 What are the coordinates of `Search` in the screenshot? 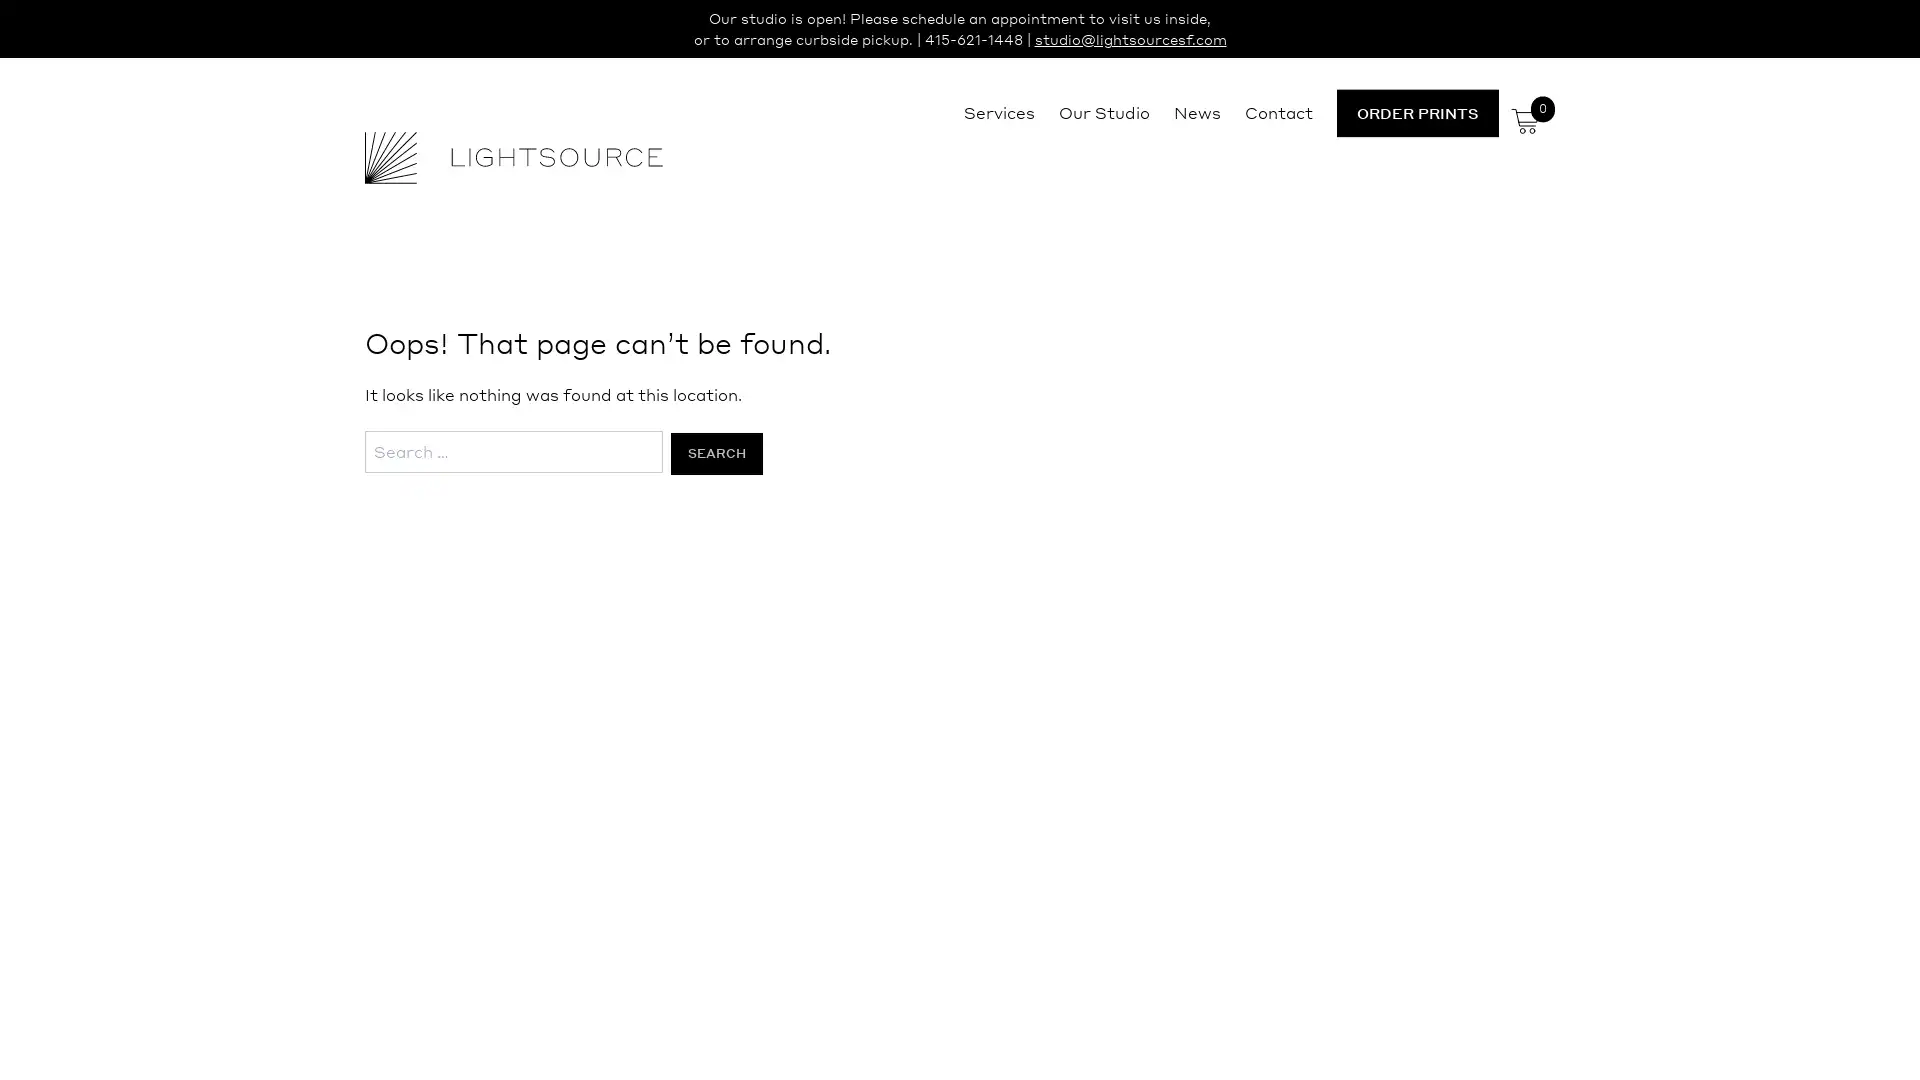 It's located at (715, 452).